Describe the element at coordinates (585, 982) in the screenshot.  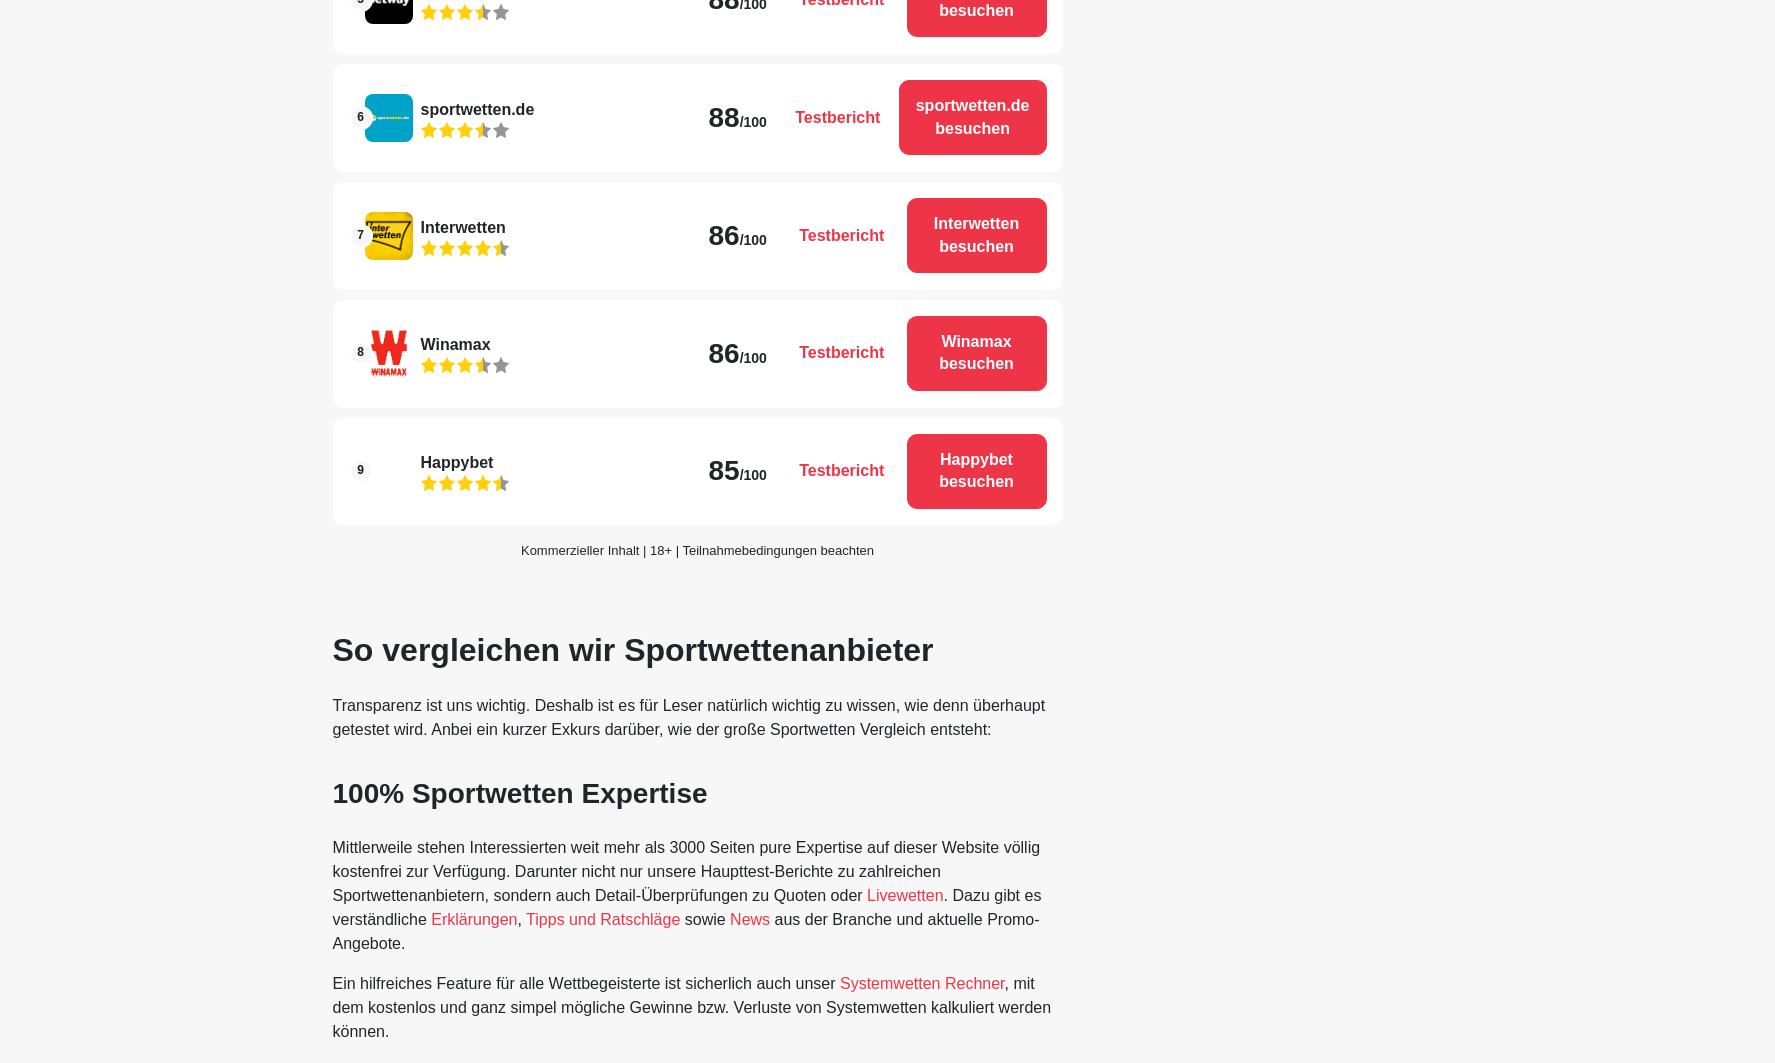
I see `'Ein hilfreiches Feature für alle Wettbegeisterte ist sicherlich auch unser'` at that location.